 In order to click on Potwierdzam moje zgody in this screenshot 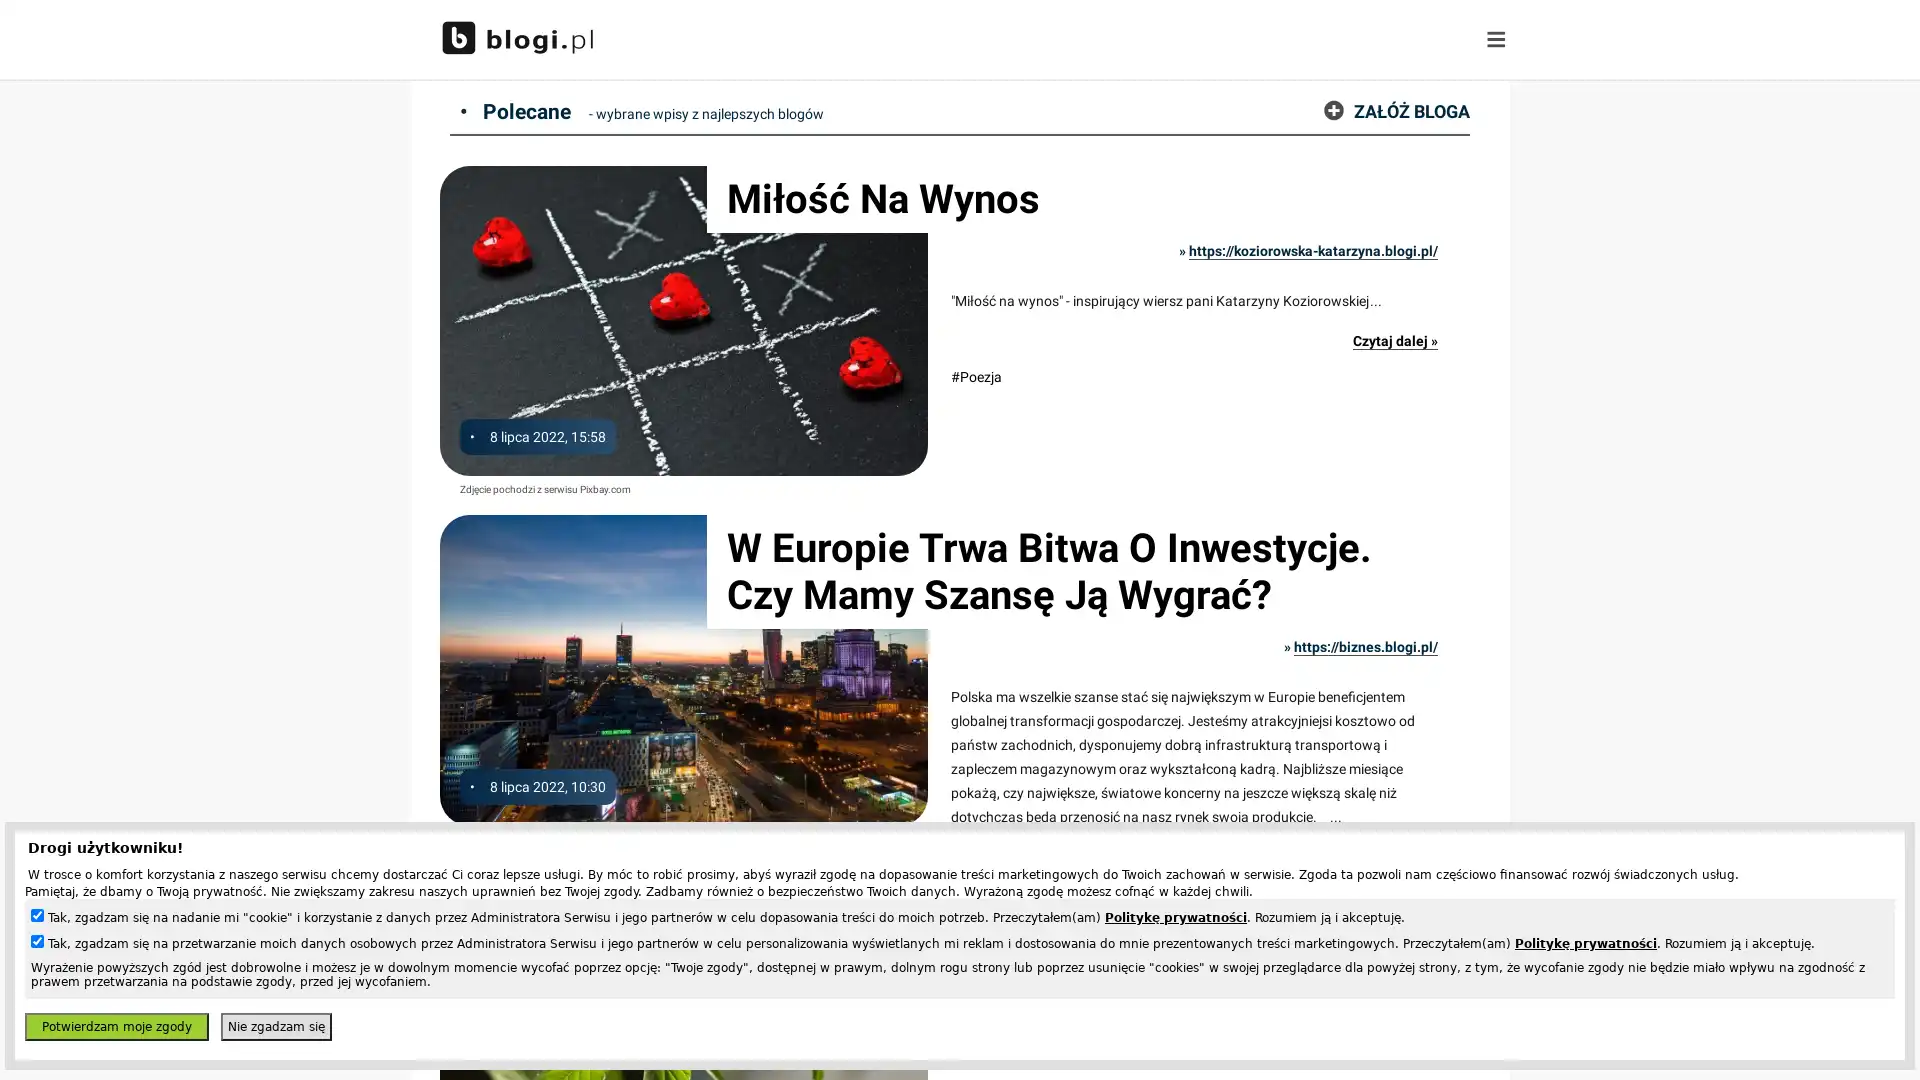, I will do `click(115, 1026)`.